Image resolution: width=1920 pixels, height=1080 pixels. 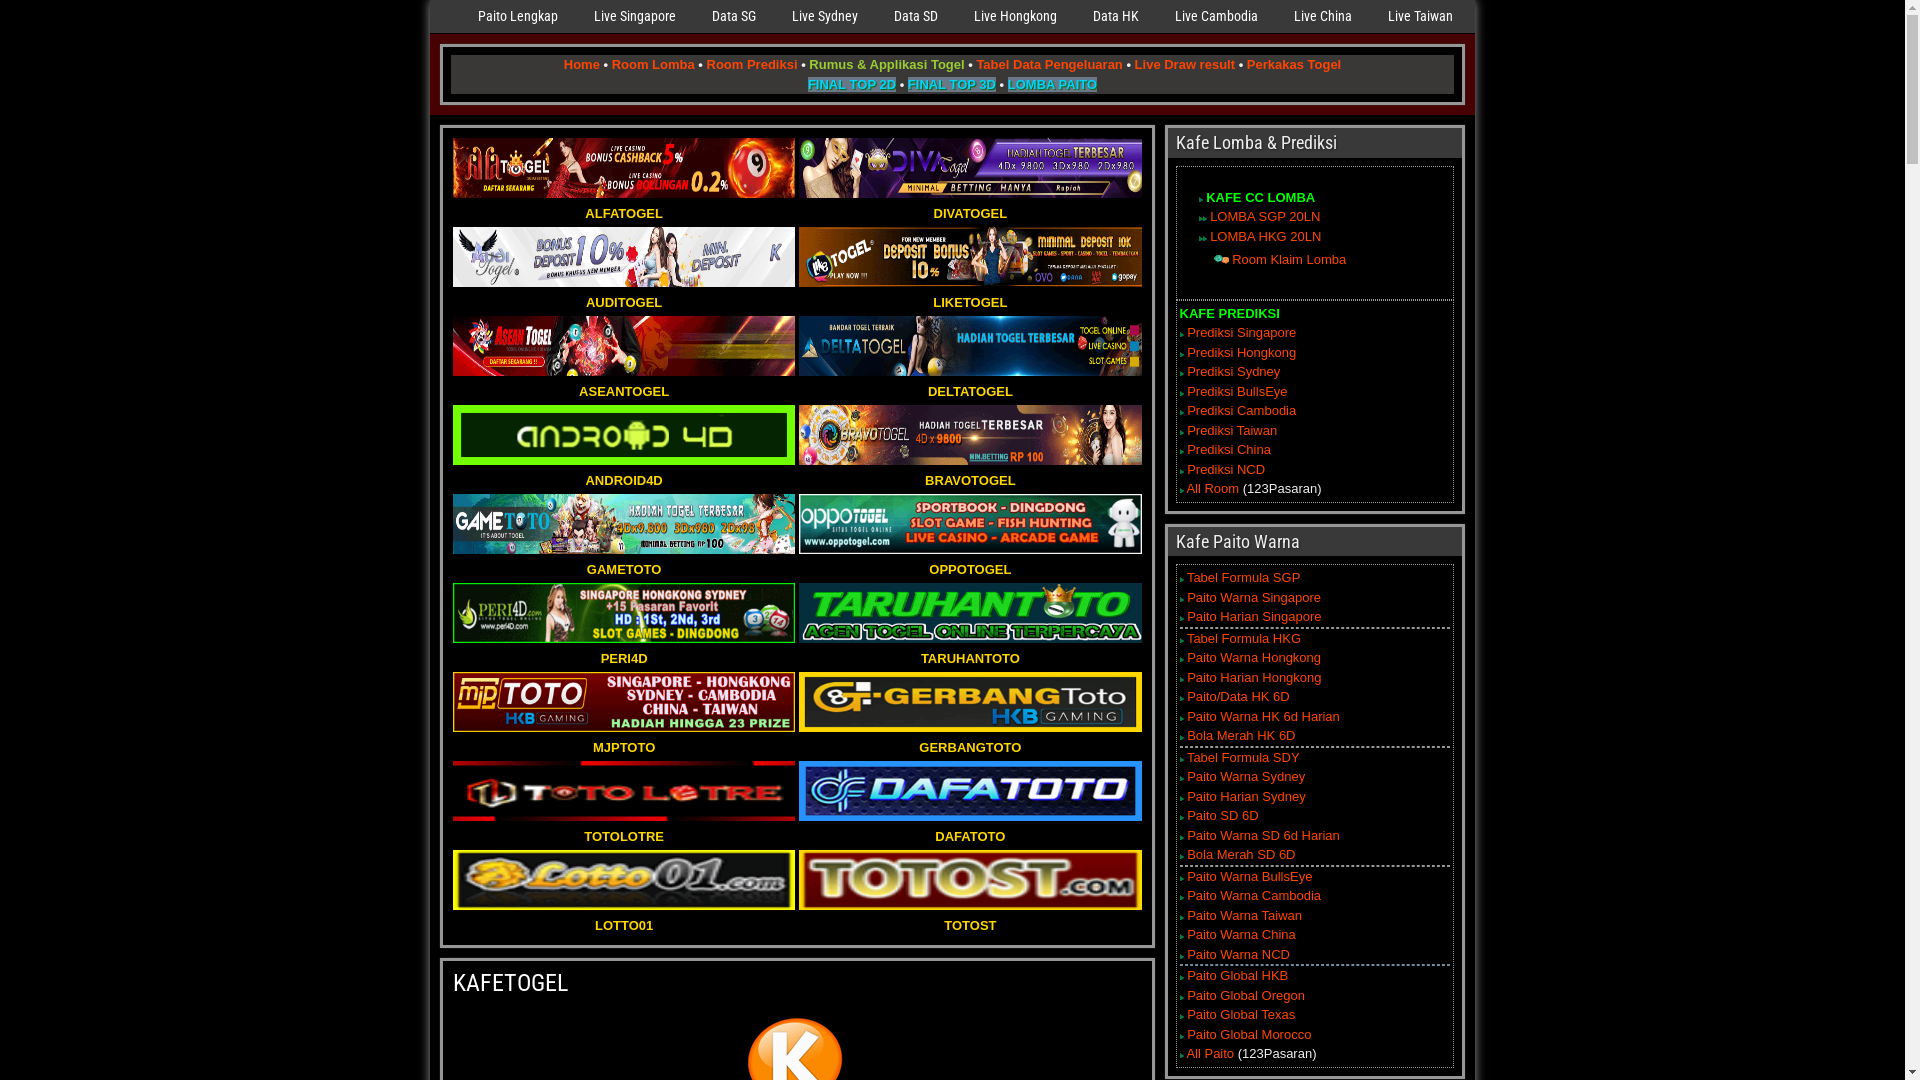 I want to click on 'Room Lomba', so click(x=610, y=63).